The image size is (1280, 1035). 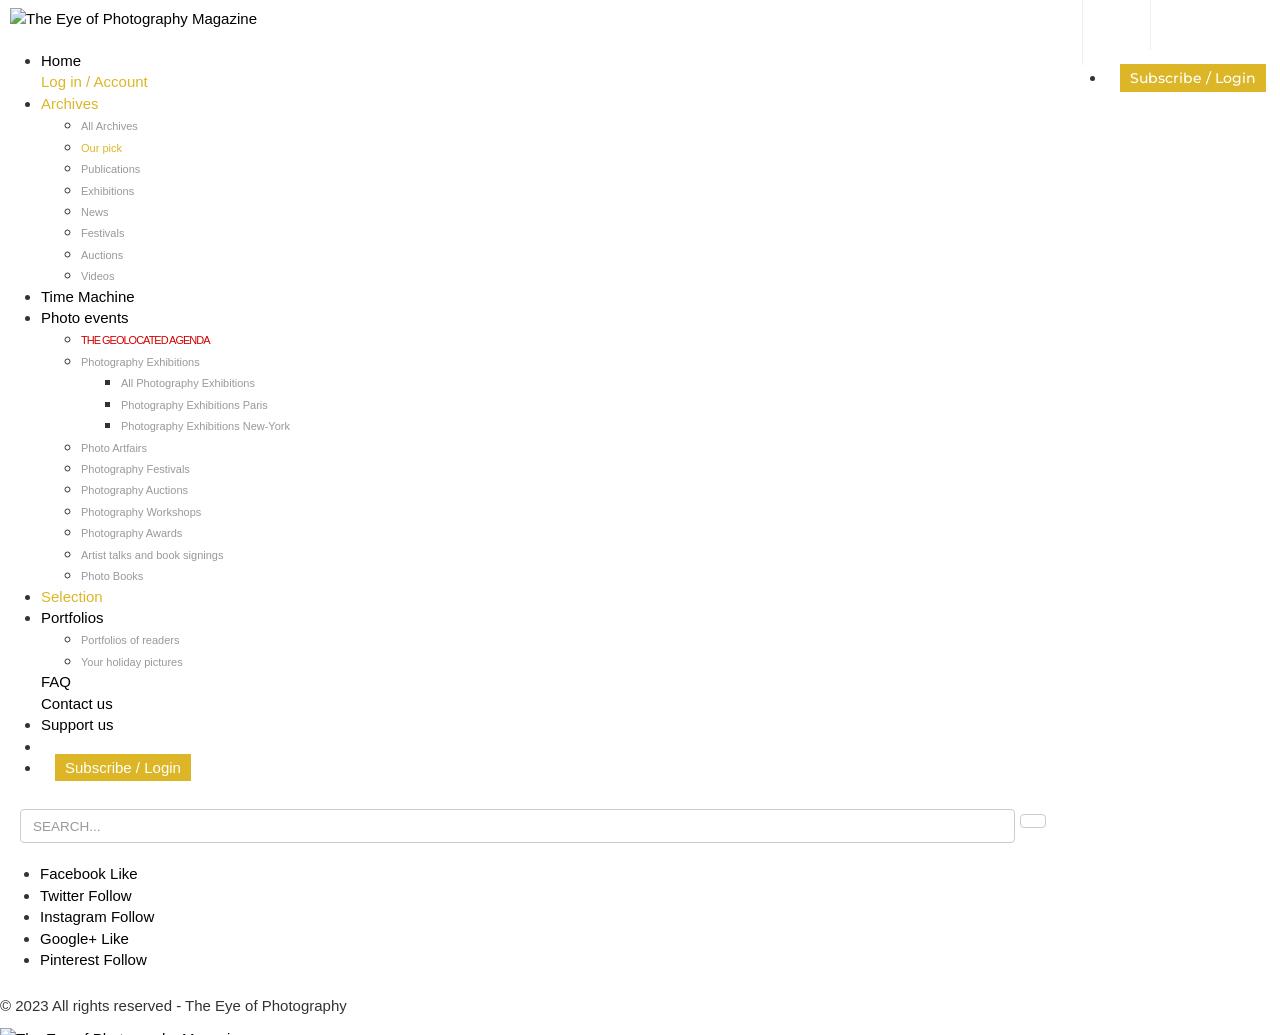 What do you see at coordinates (80, 125) in the screenshot?
I see `'All Archives'` at bounding box center [80, 125].